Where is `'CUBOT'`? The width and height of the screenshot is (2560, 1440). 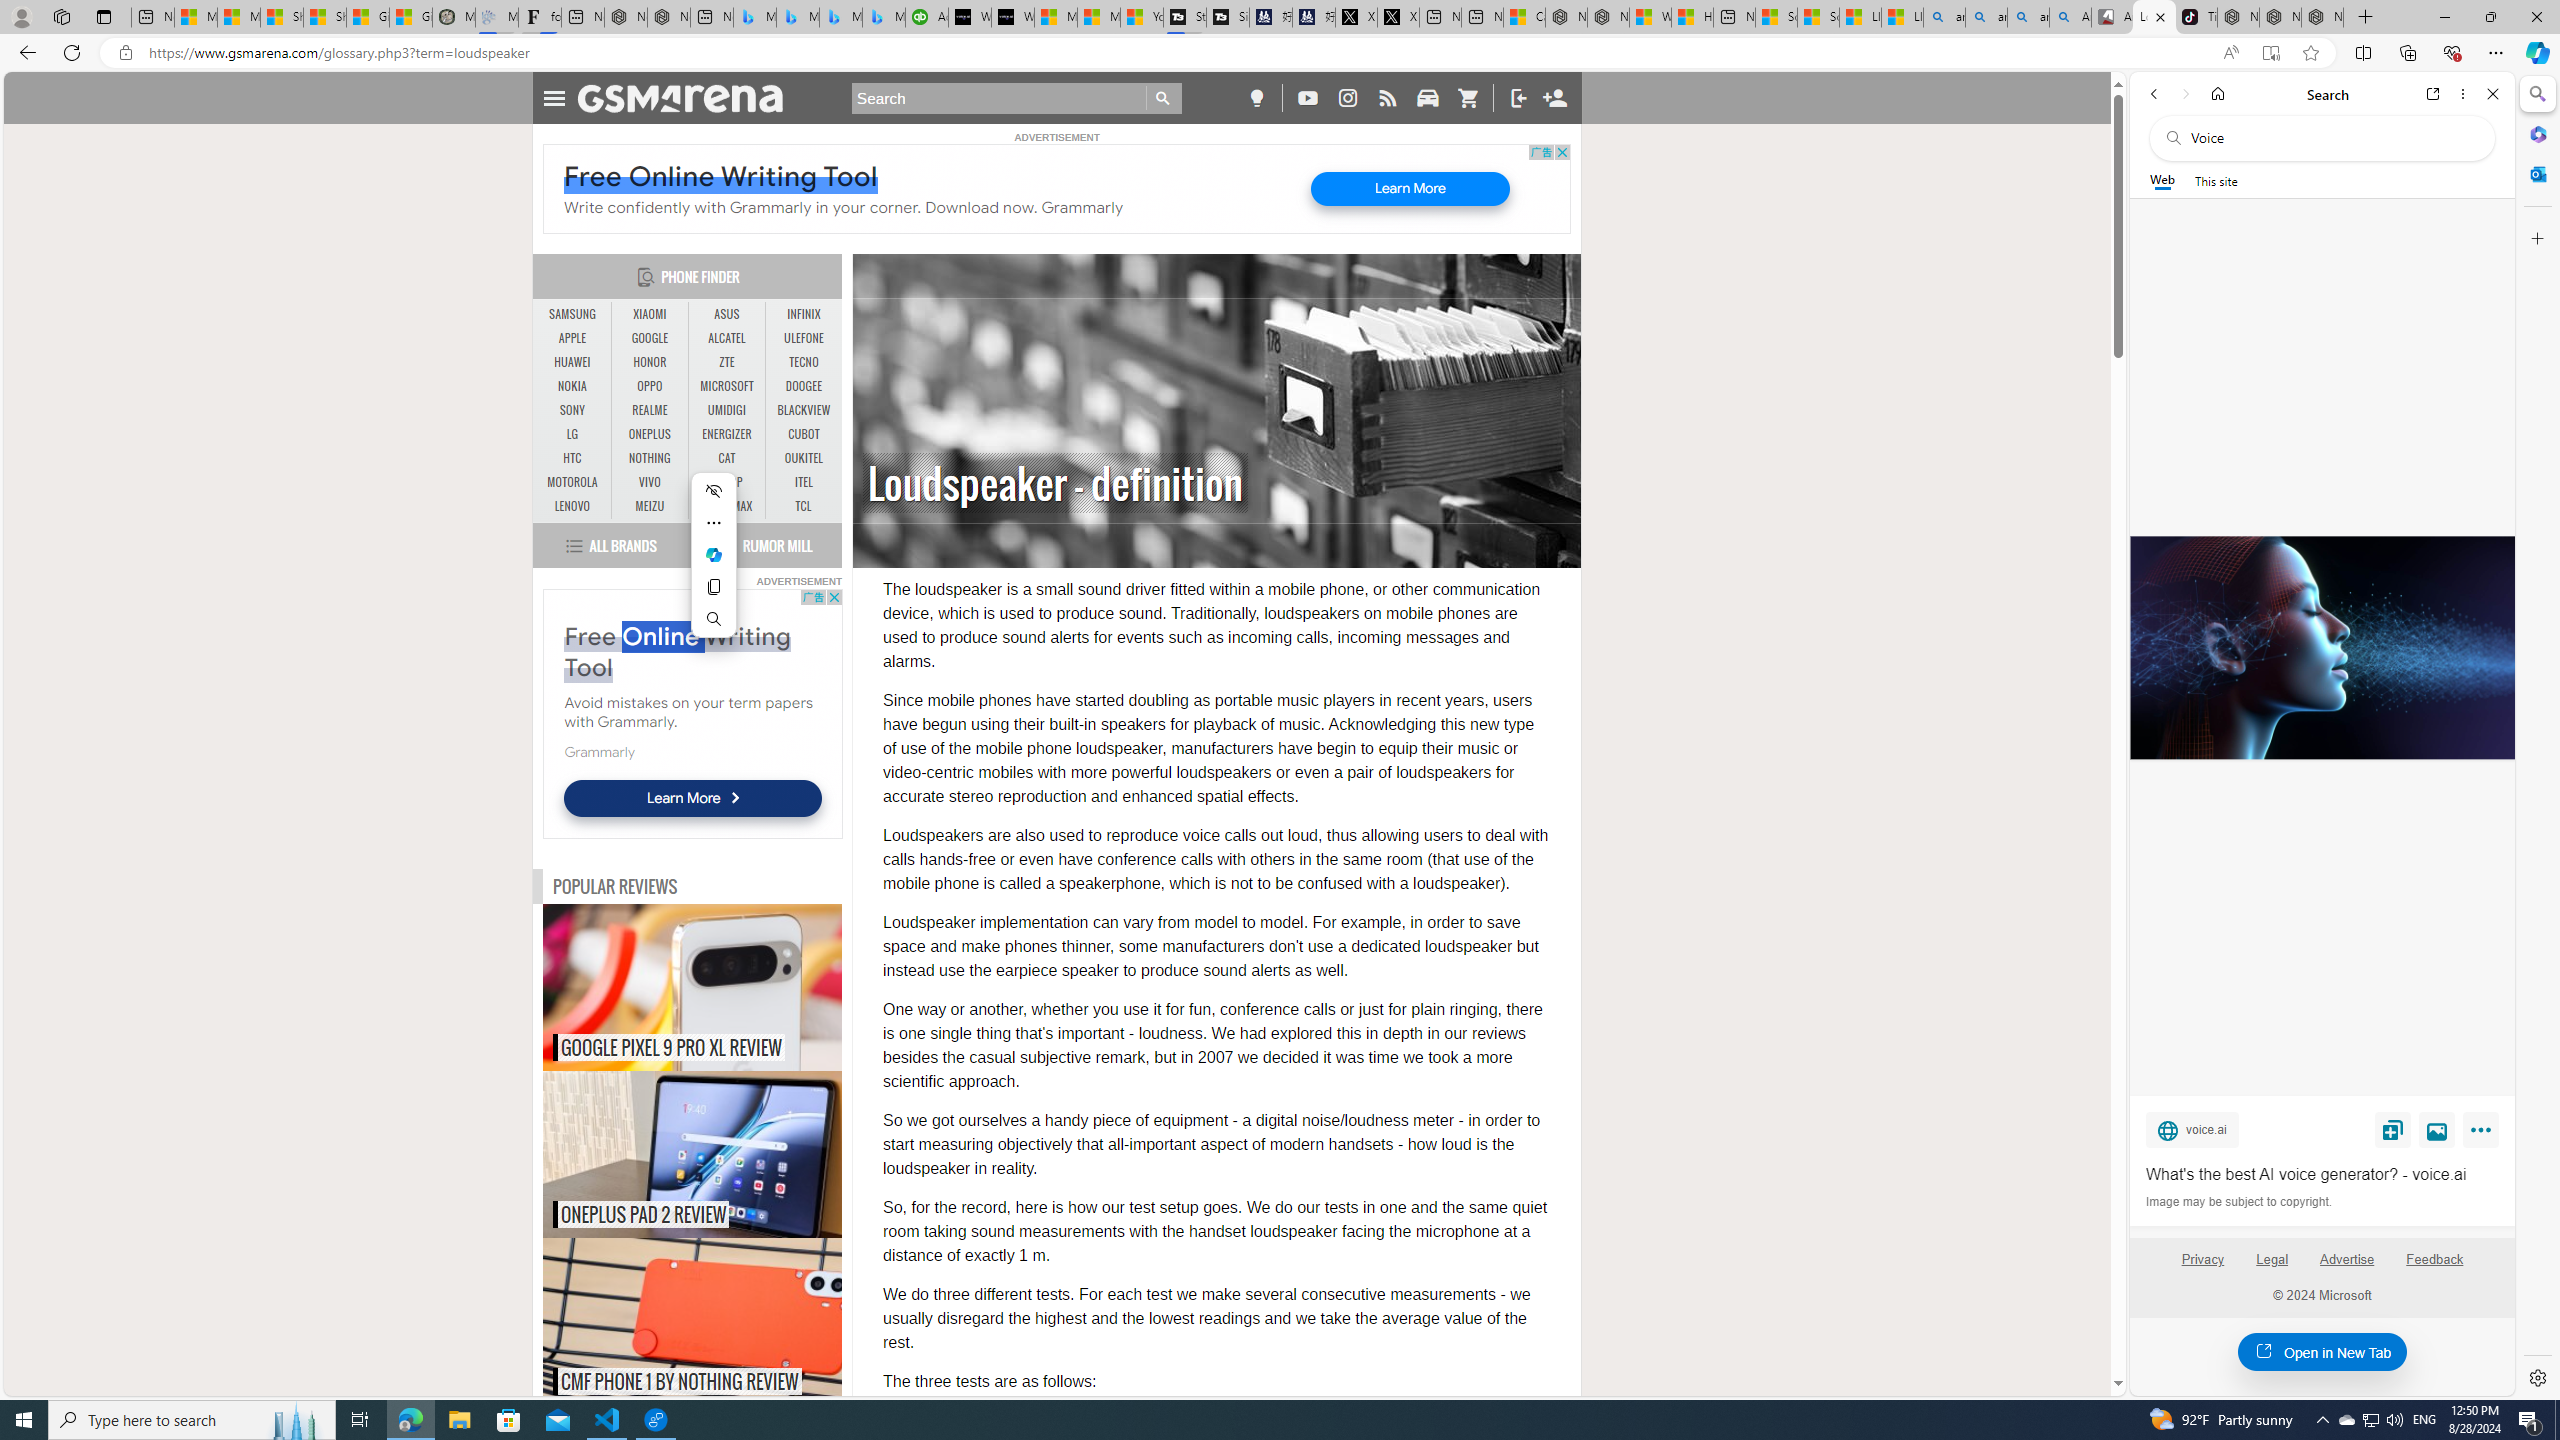
'CUBOT' is located at coordinates (803, 433).